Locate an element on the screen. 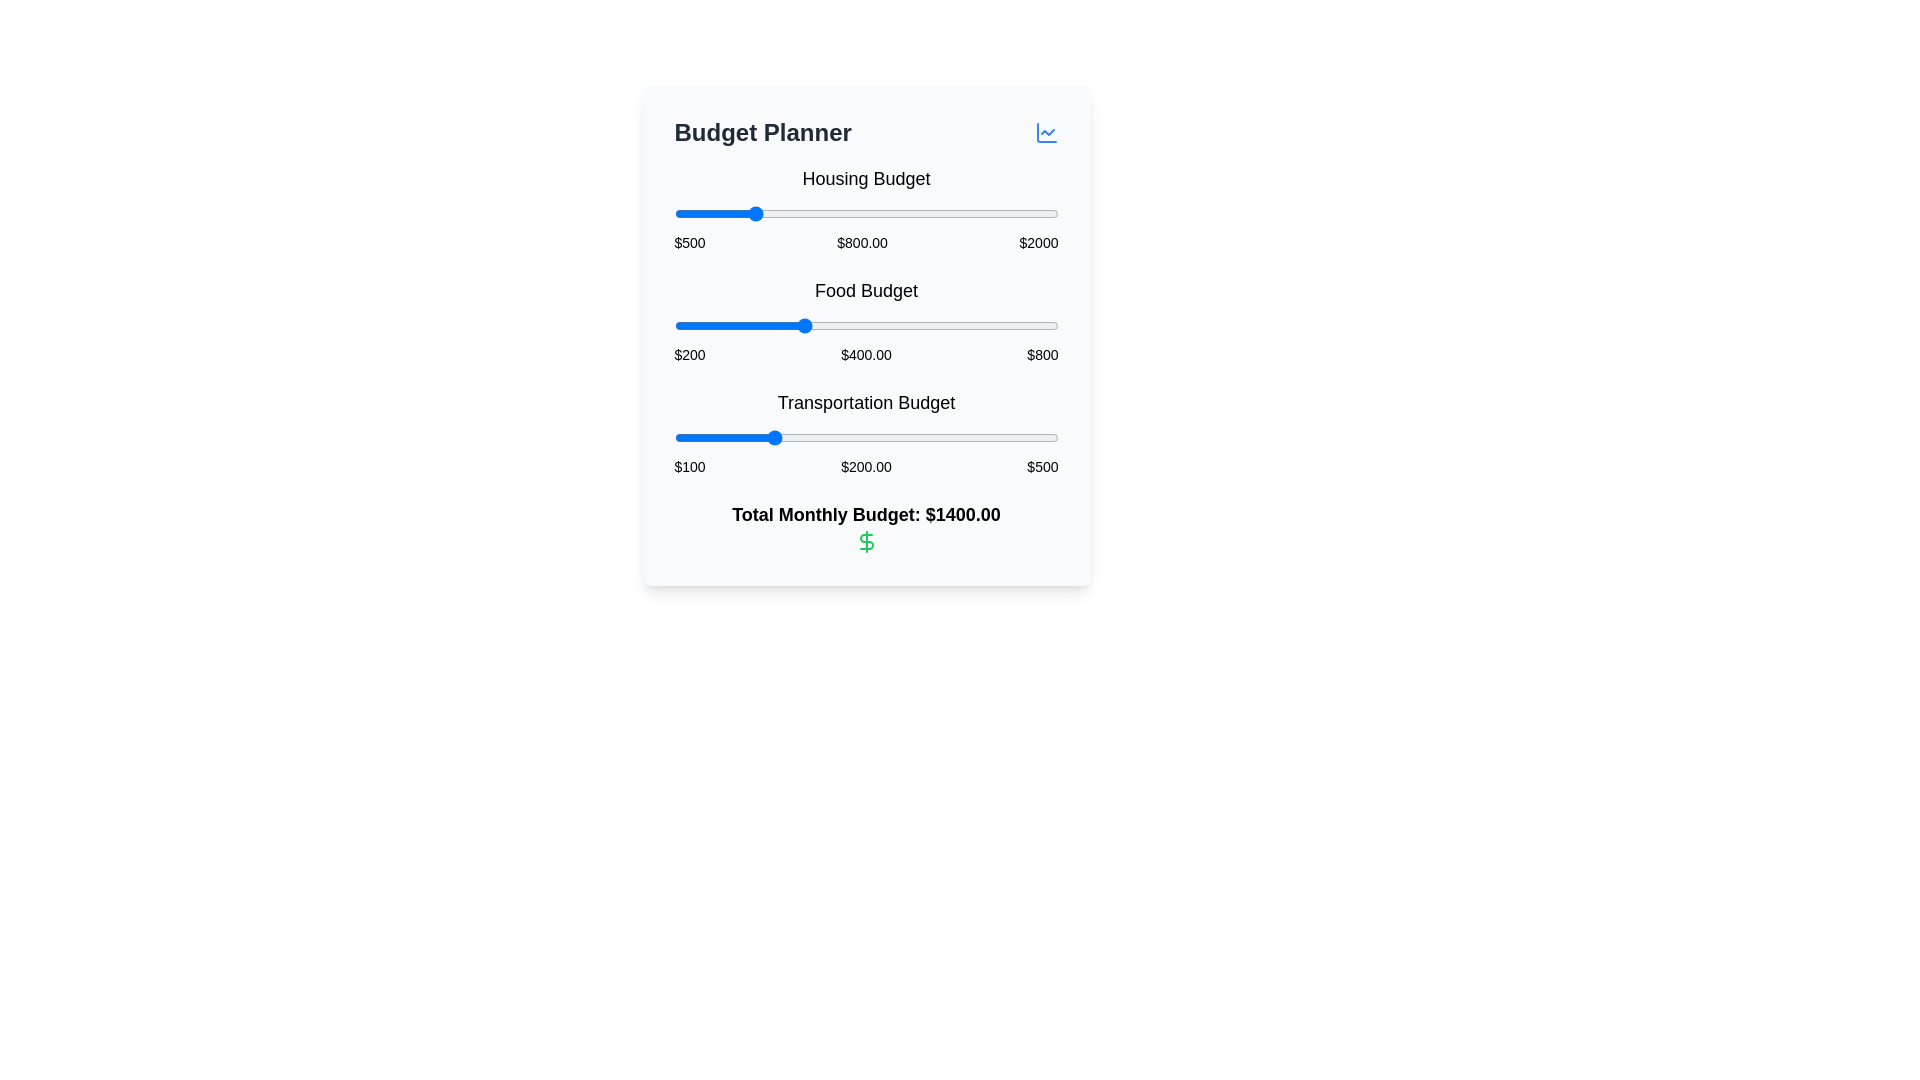 This screenshot has width=1920, height=1080. the Food Budget slider is located at coordinates (1007, 325).